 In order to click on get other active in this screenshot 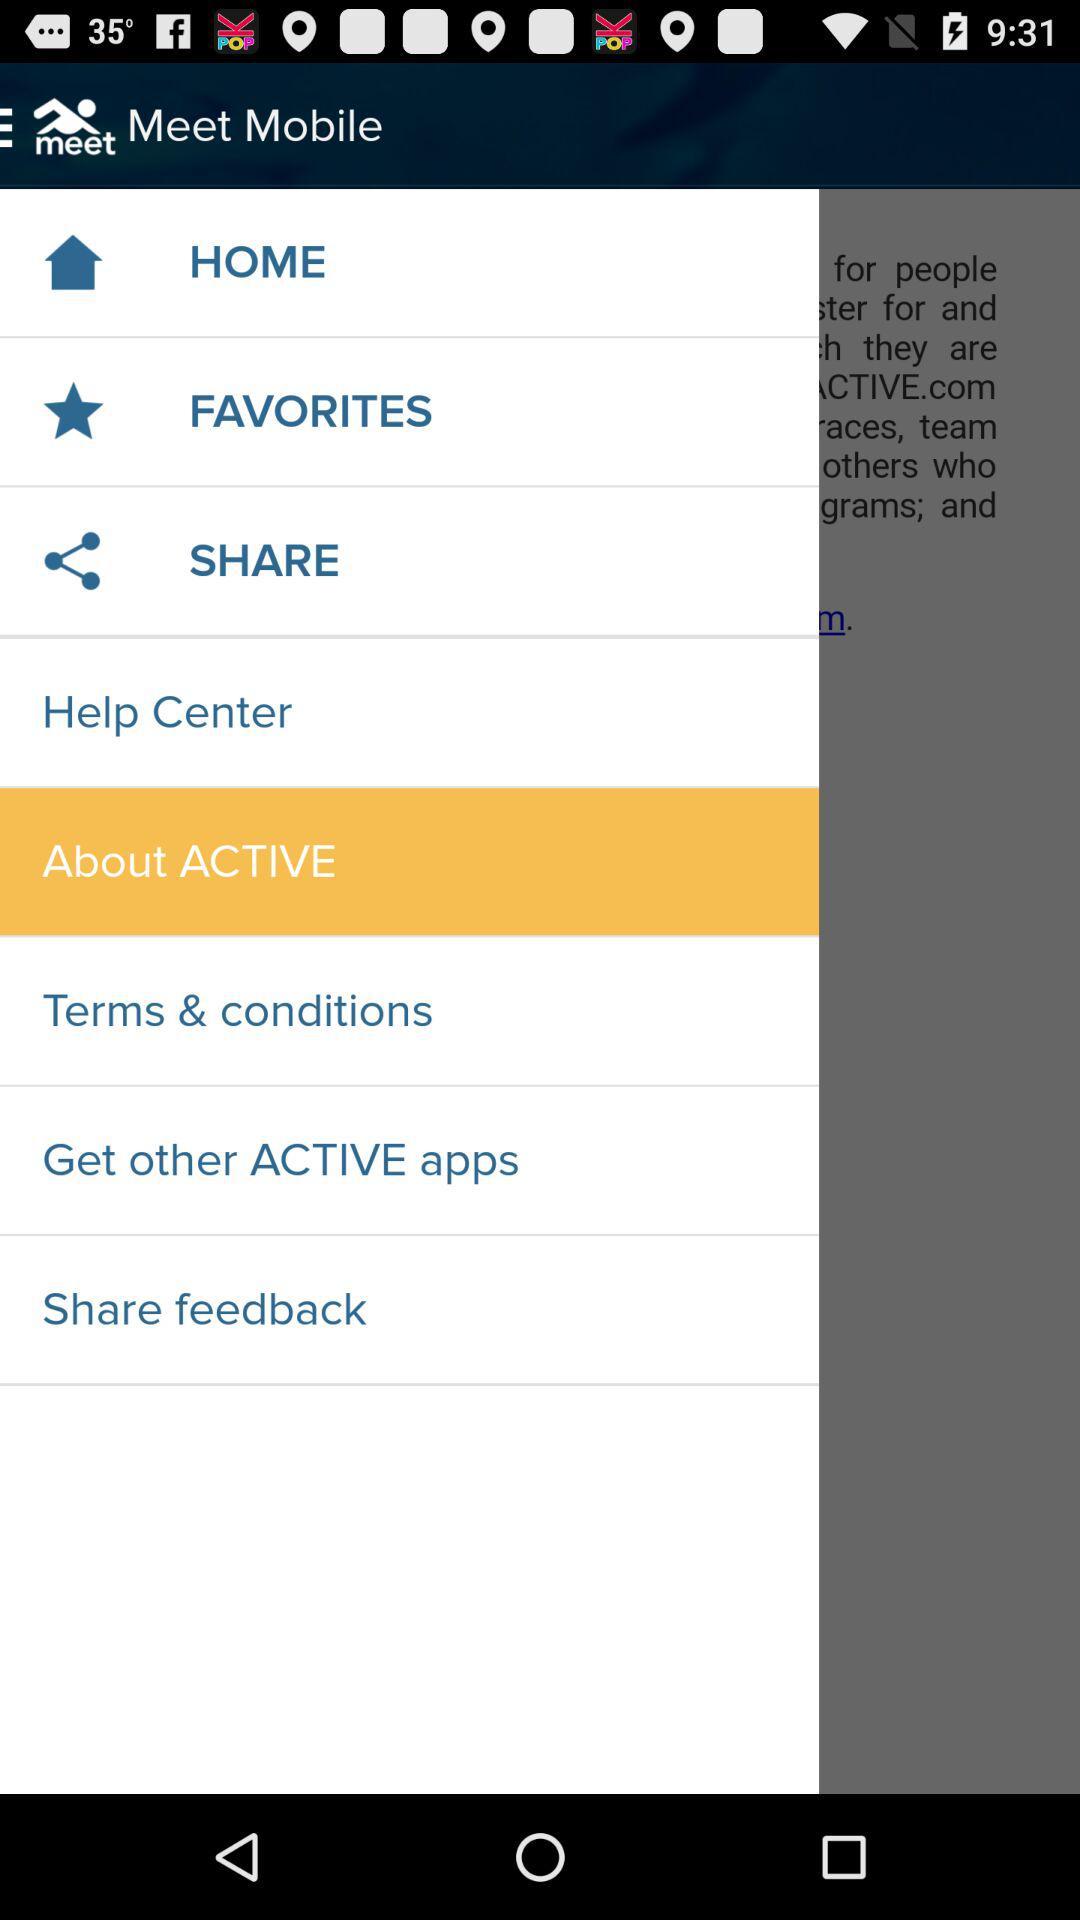, I will do `click(408, 1160)`.